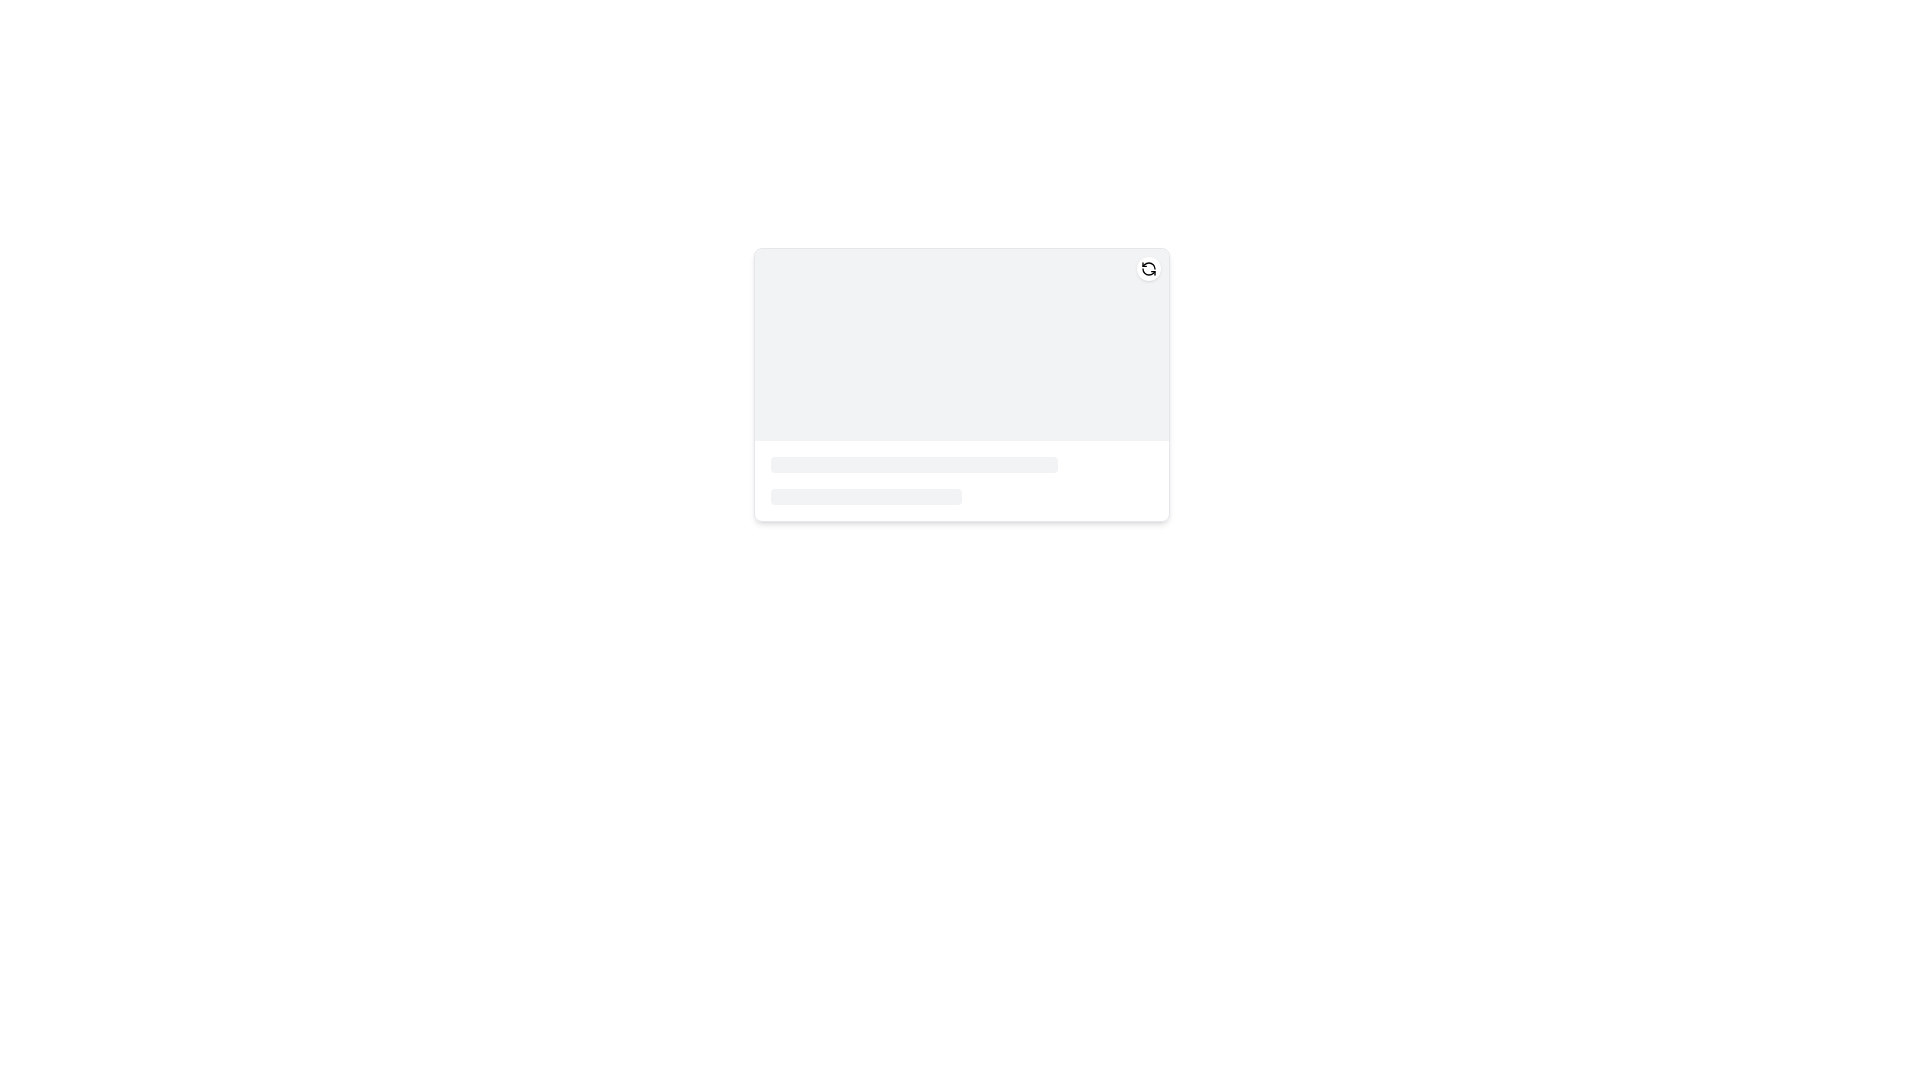  What do you see at coordinates (961, 385) in the screenshot?
I see `the card with loading content that has a light gray top section and circular refresh button in the top right corner` at bounding box center [961, 385].